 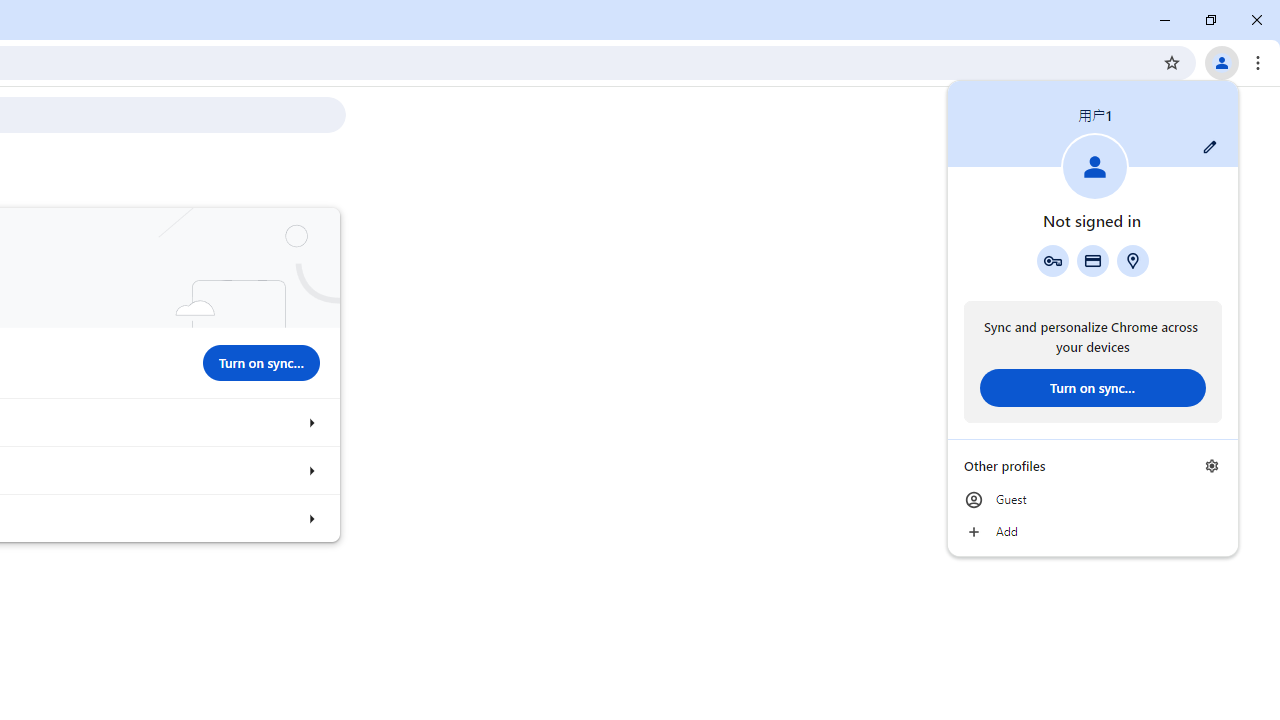 I want to click on 'Customize profile', so click(x=1209, y=146).